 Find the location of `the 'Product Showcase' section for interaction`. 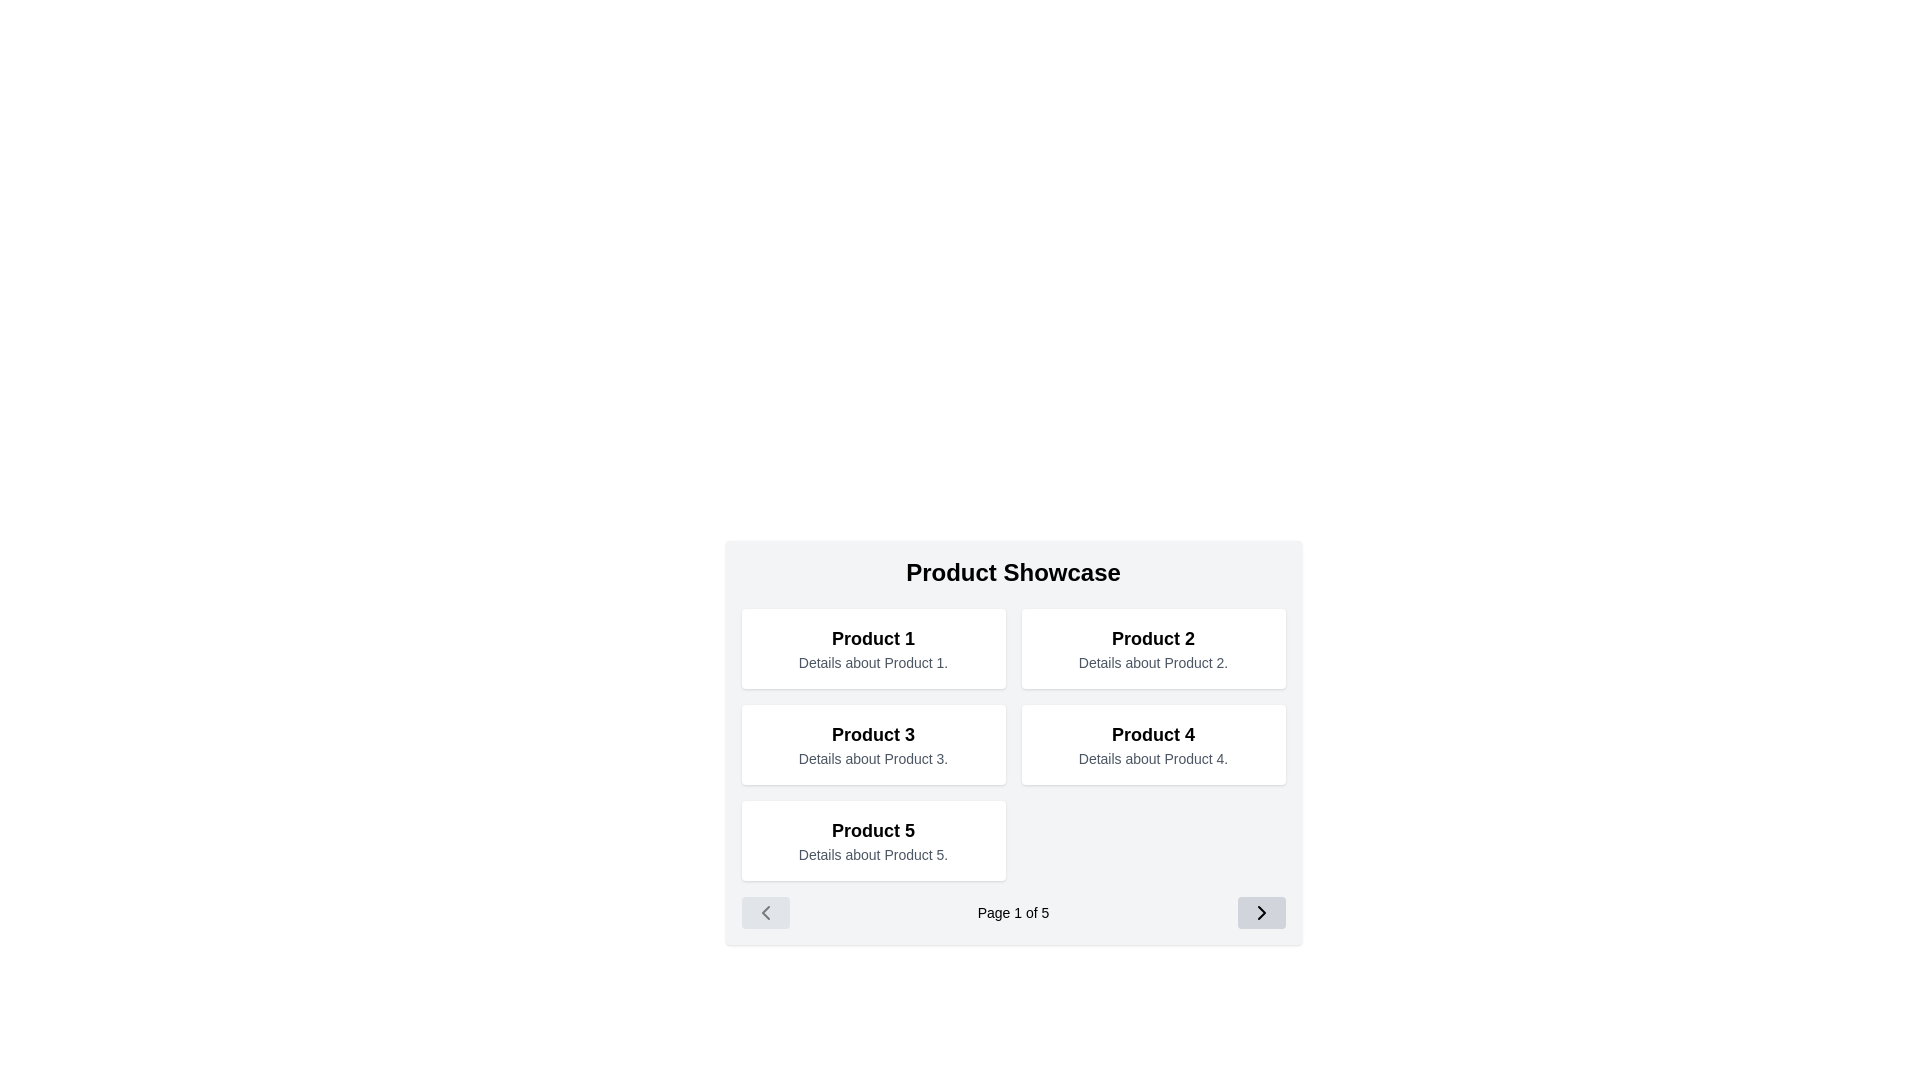

the 'Product Showcase' section for interaction is located at coordinates (1013, 743).